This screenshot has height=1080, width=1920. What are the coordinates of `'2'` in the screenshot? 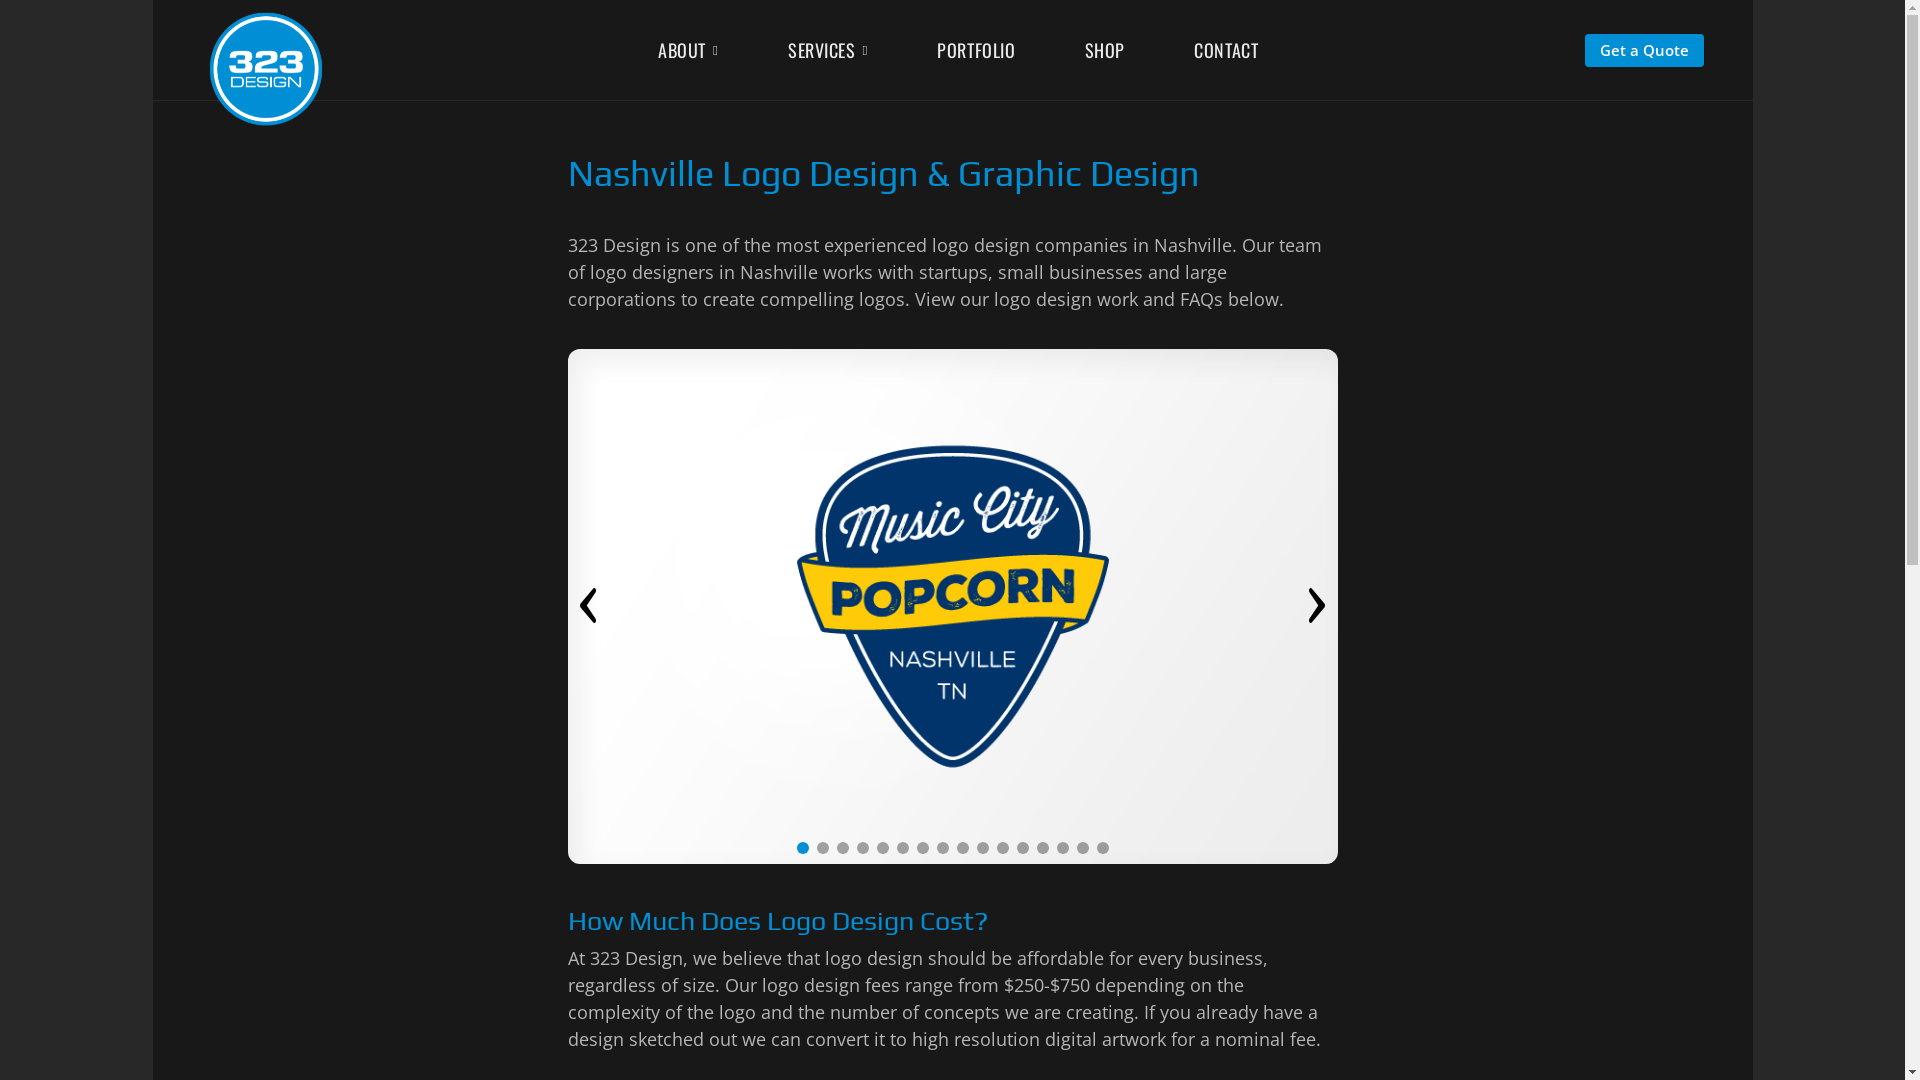 It's located at (821, 848).